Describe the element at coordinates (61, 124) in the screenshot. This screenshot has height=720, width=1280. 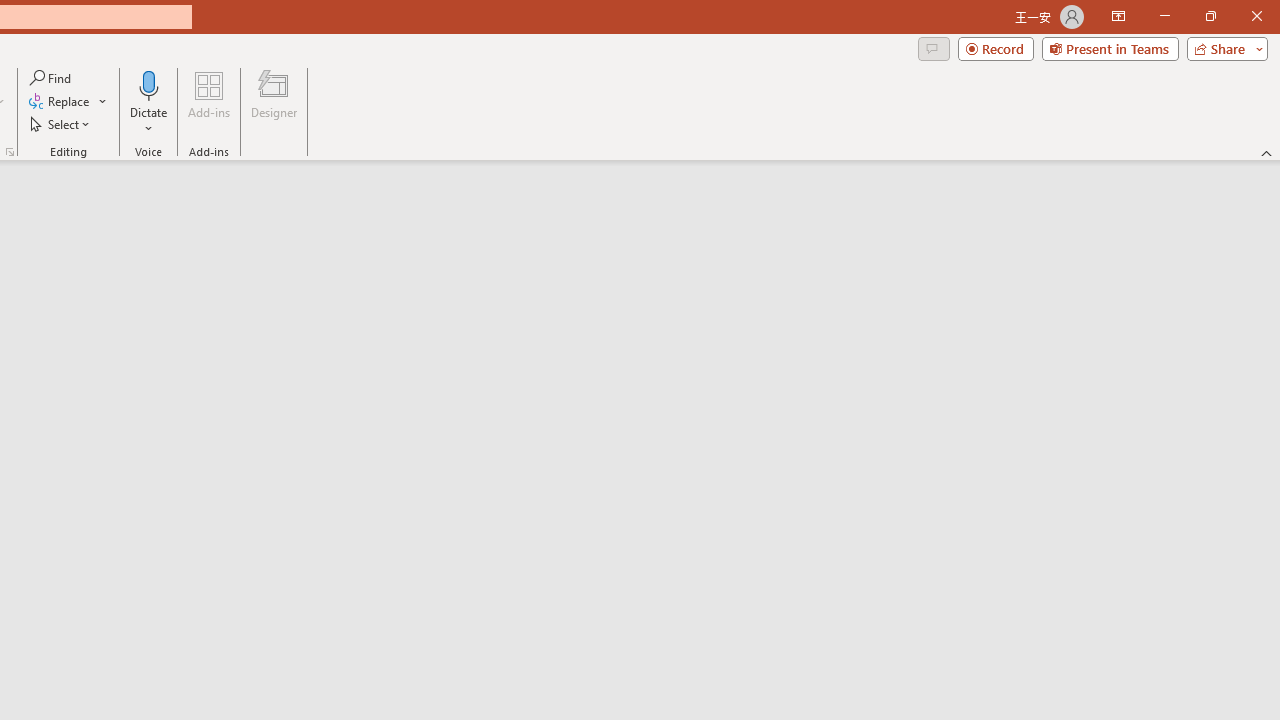
I see `'Select'` at that location.